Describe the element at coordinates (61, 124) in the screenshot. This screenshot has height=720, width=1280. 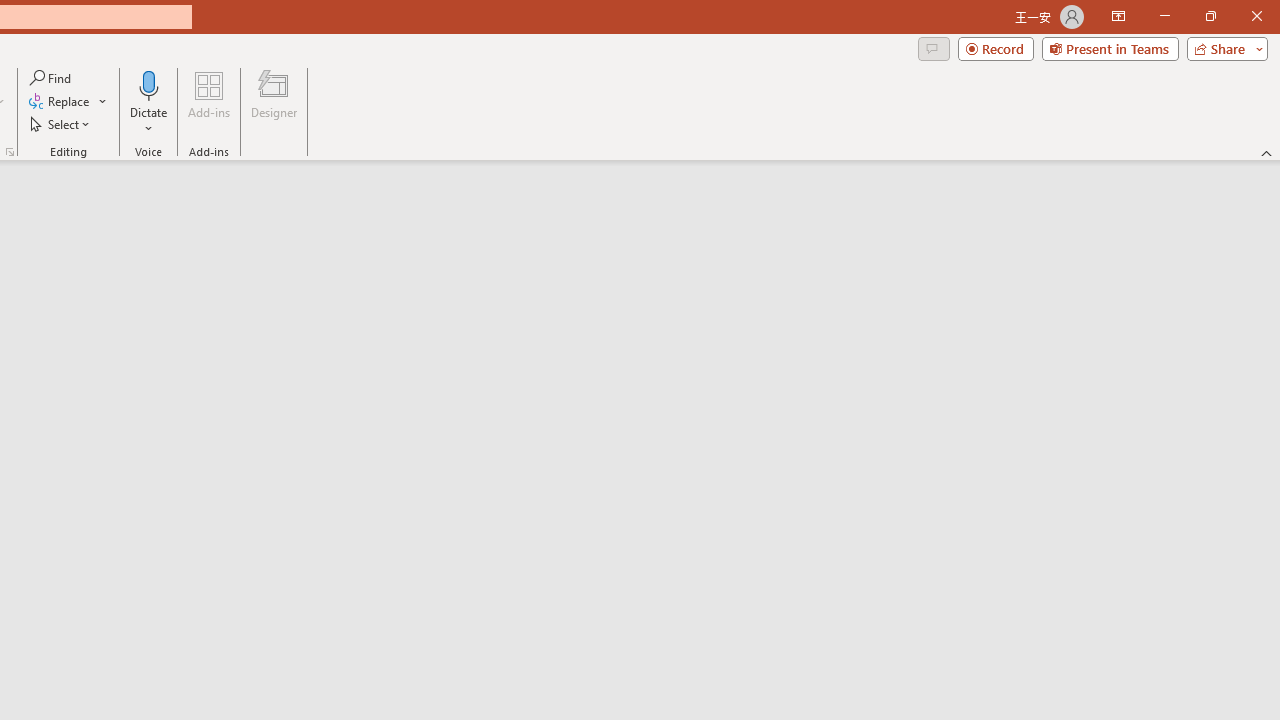
I see `'Select'` at that location.